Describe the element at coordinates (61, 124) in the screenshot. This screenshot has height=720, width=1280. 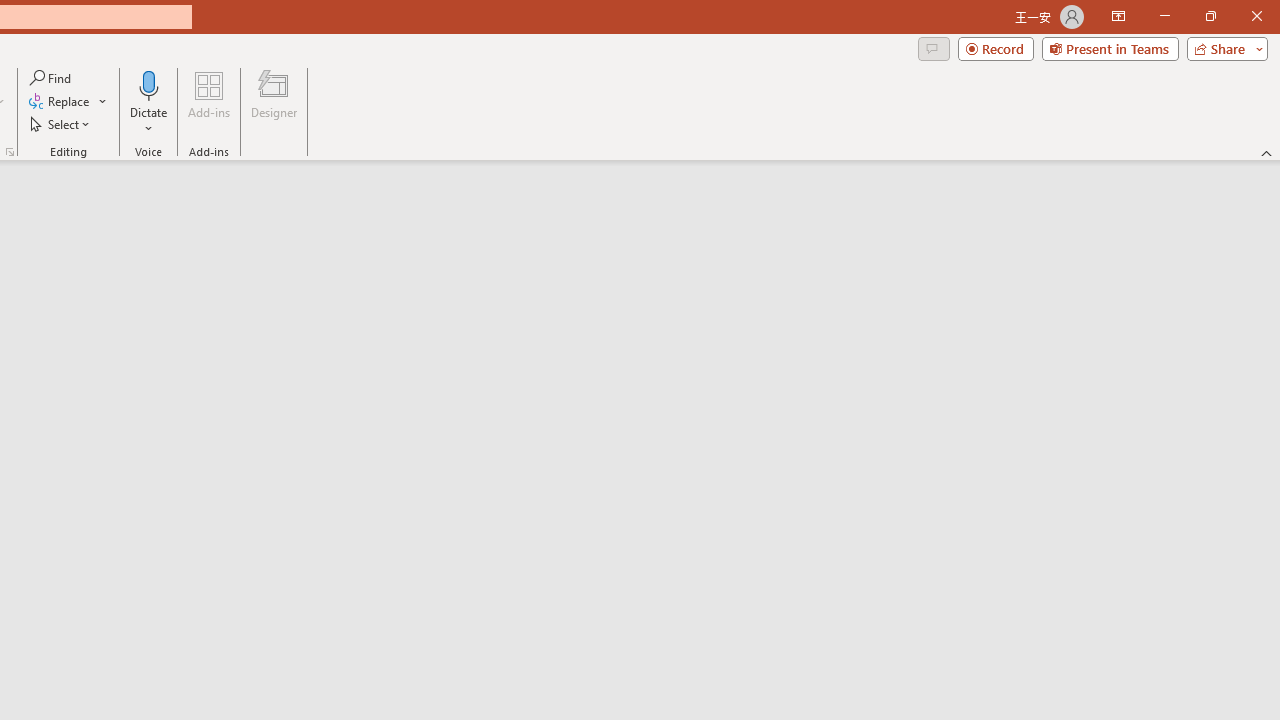
I see `'Select'` at that location.